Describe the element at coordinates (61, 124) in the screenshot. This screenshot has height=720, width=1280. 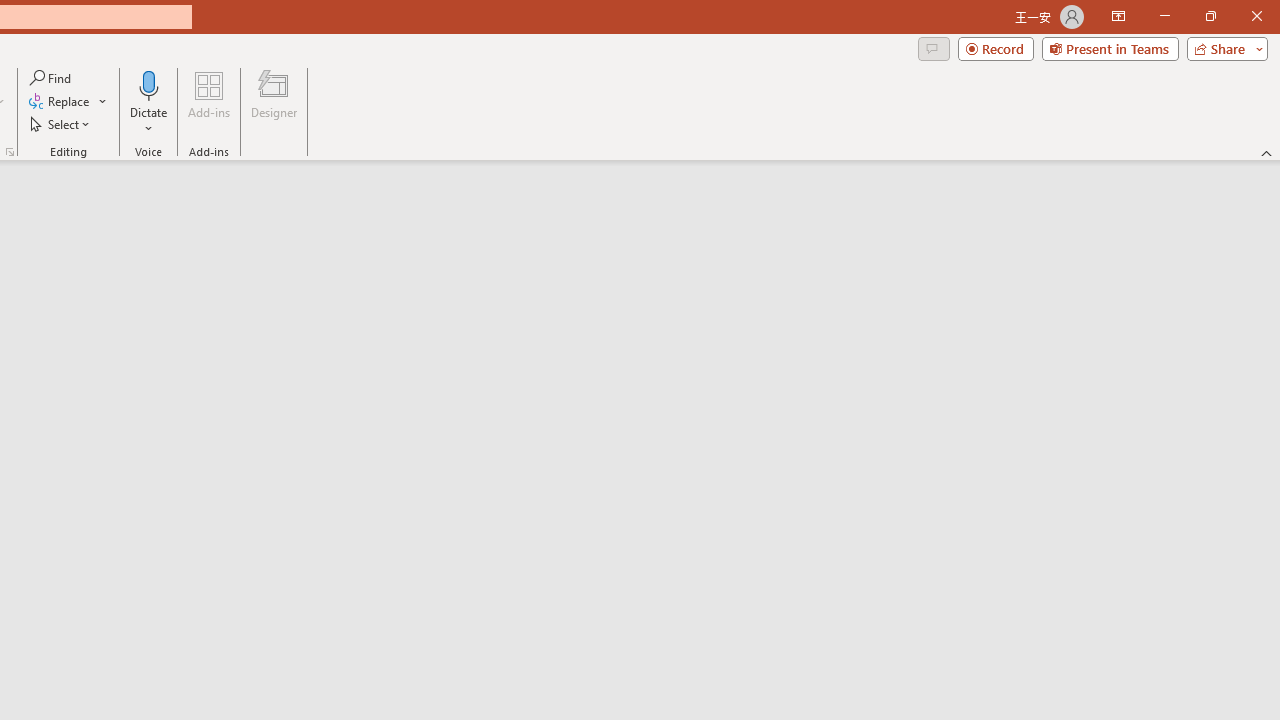
I see `'Select'` at that location.